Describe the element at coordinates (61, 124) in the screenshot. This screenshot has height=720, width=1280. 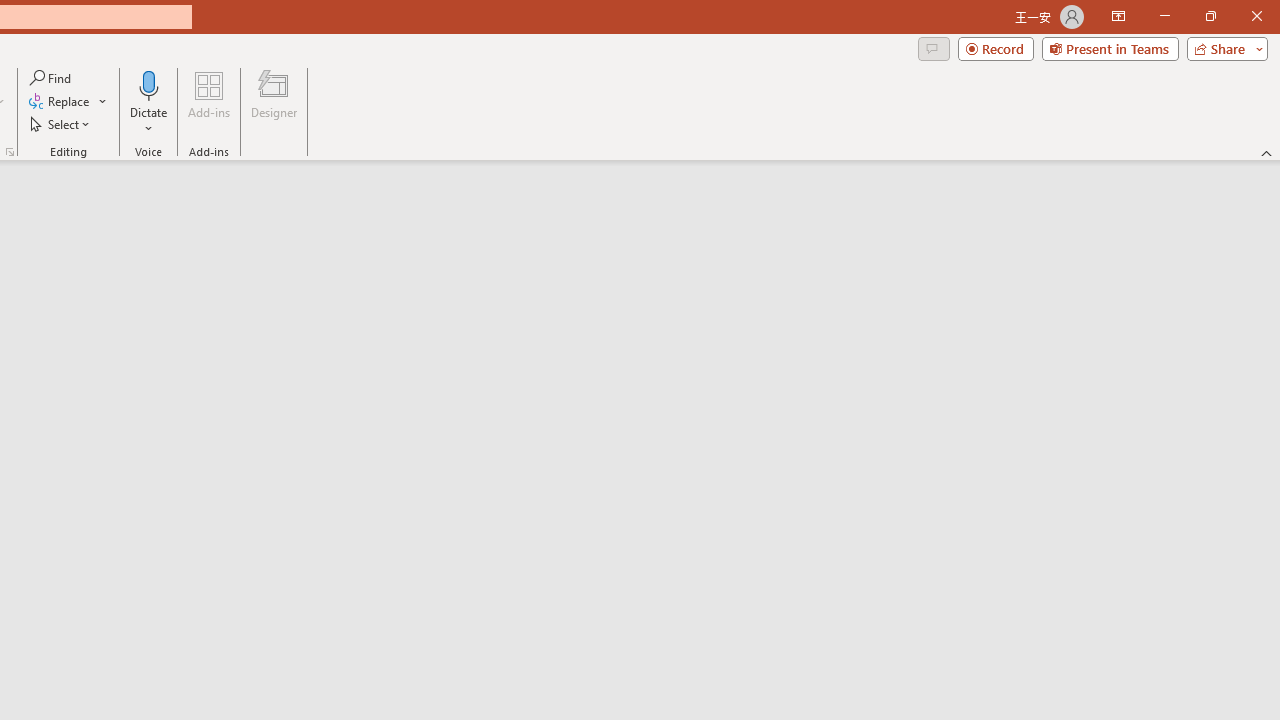
I see `'Select'` at that location.